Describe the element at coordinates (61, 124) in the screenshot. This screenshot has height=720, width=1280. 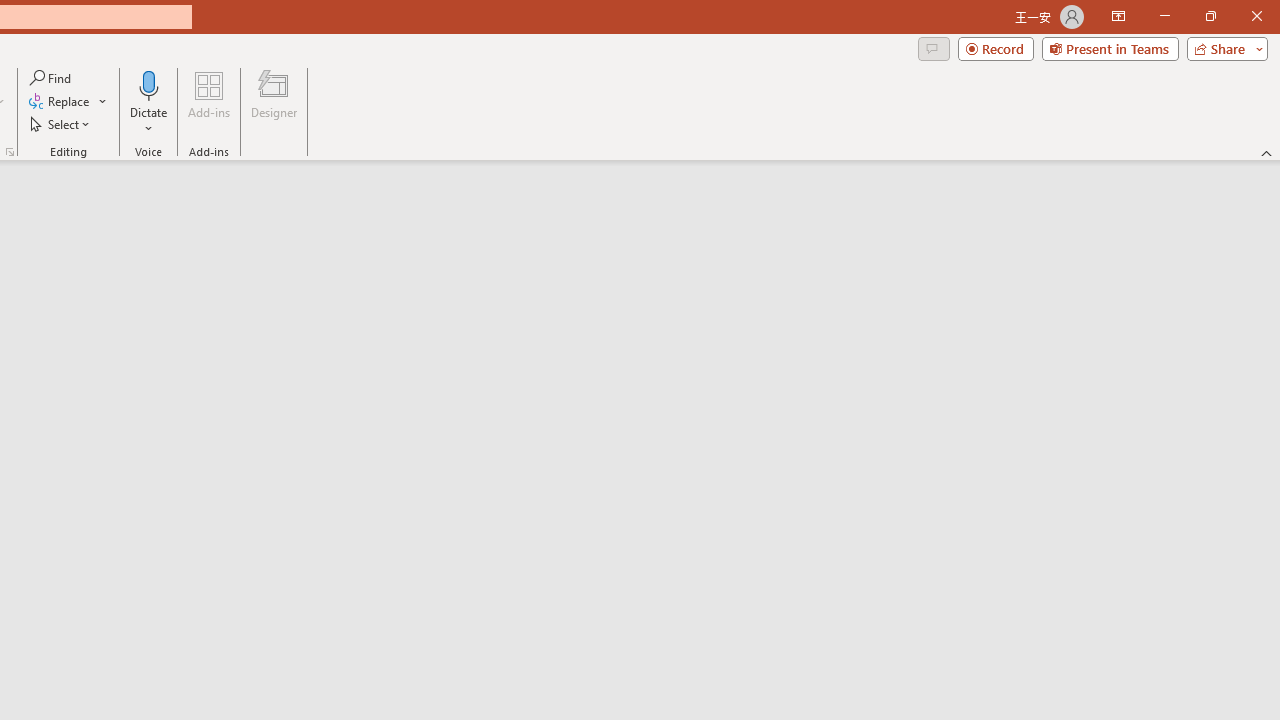
I see `'Select'` at that location.